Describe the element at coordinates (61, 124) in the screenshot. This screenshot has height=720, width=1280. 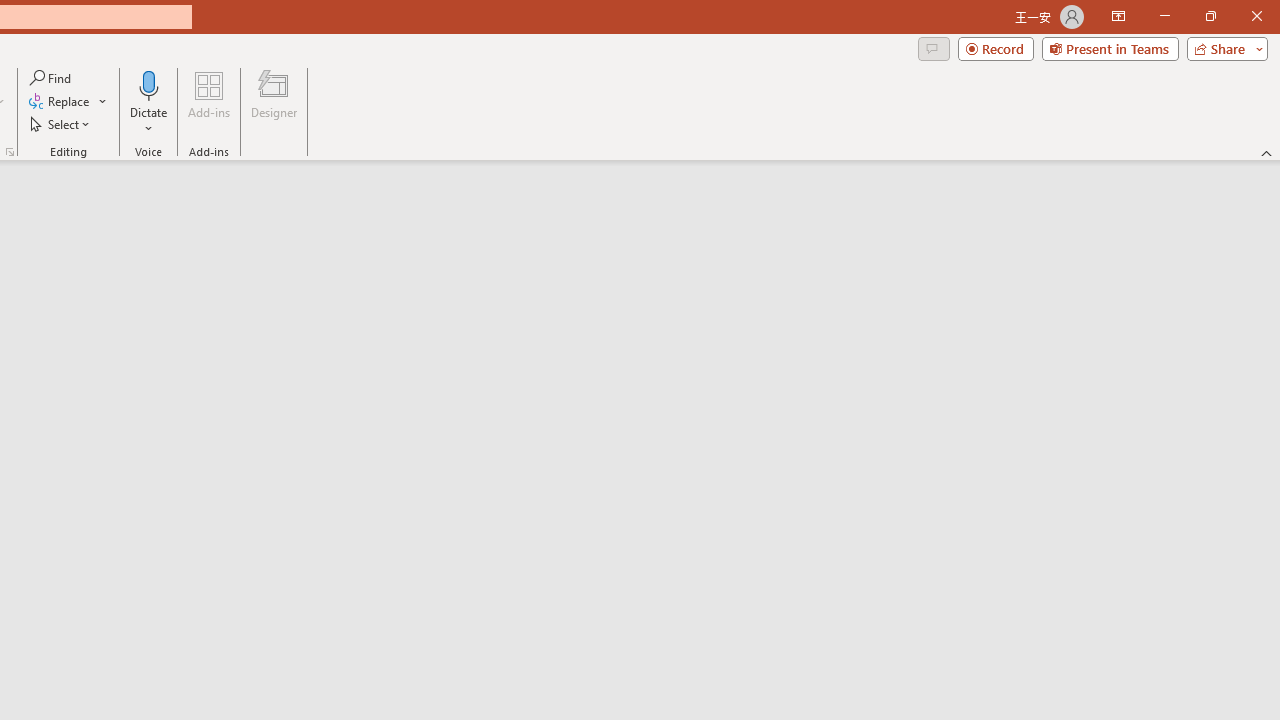
I see `'Select'` at that location.